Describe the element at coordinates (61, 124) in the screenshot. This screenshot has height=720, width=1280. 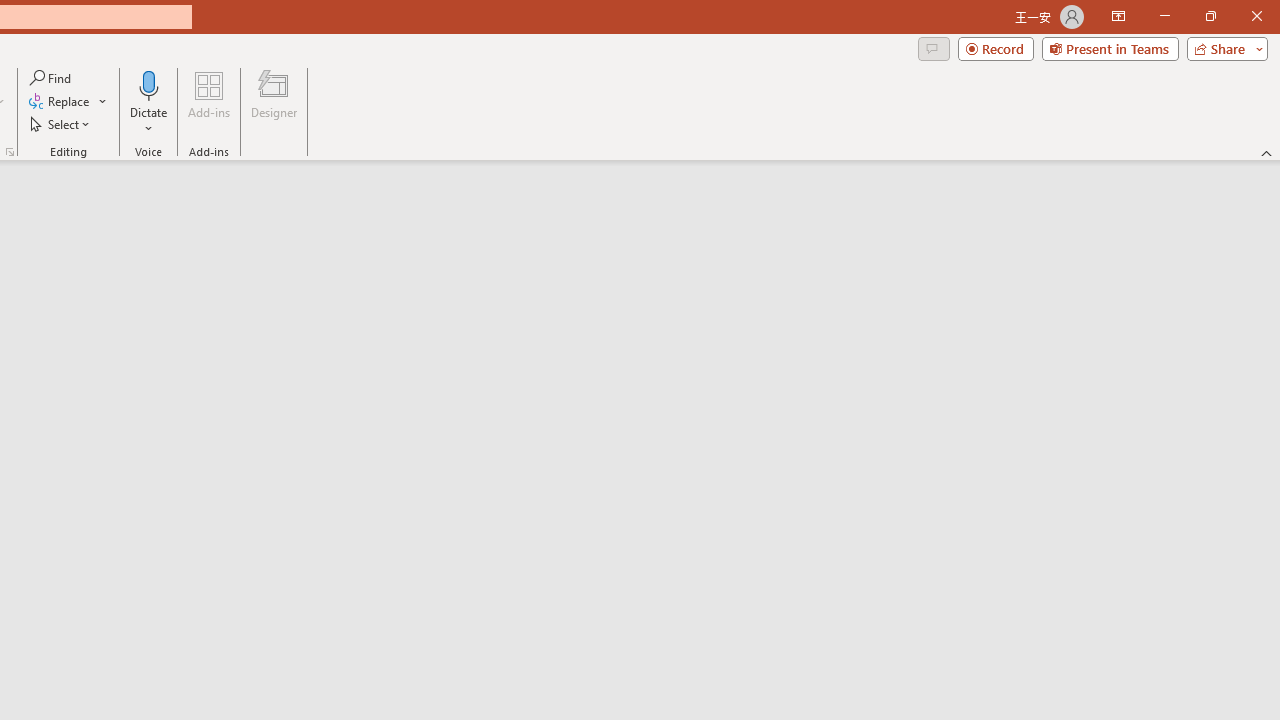
I see `'Select'` at that location.